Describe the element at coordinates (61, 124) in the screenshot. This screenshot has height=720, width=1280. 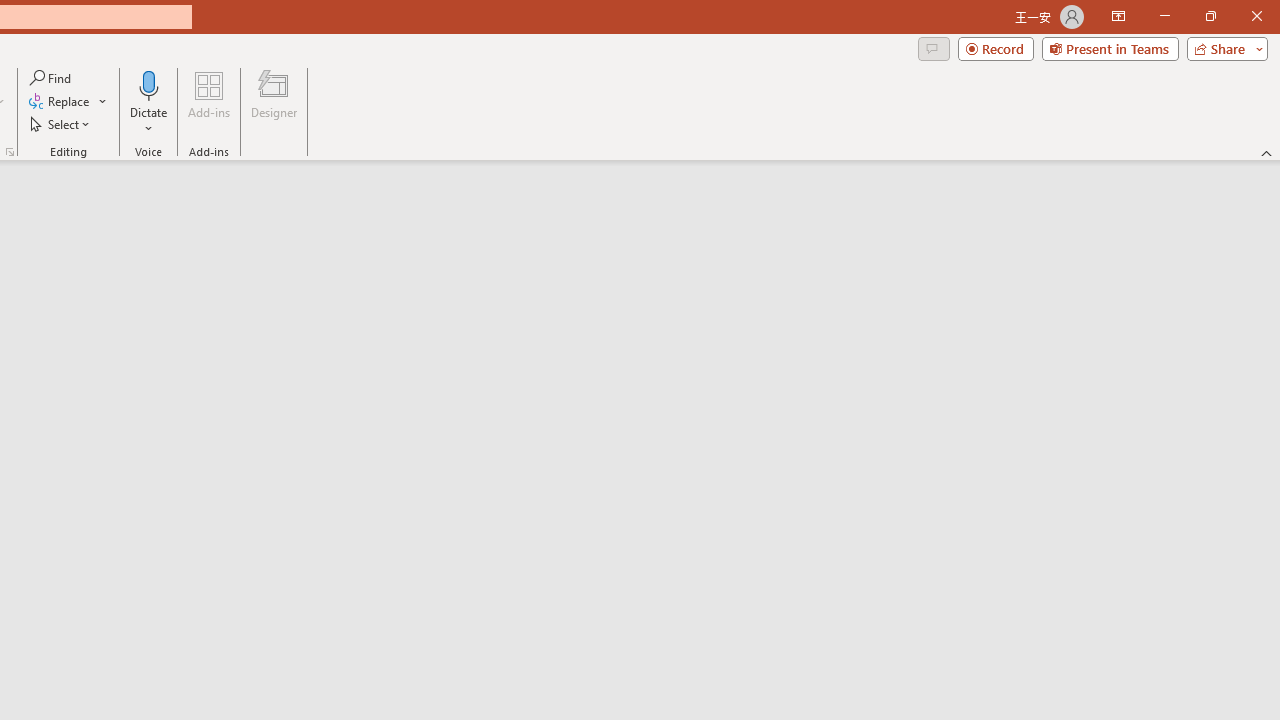
I see `'Select'` at that location.